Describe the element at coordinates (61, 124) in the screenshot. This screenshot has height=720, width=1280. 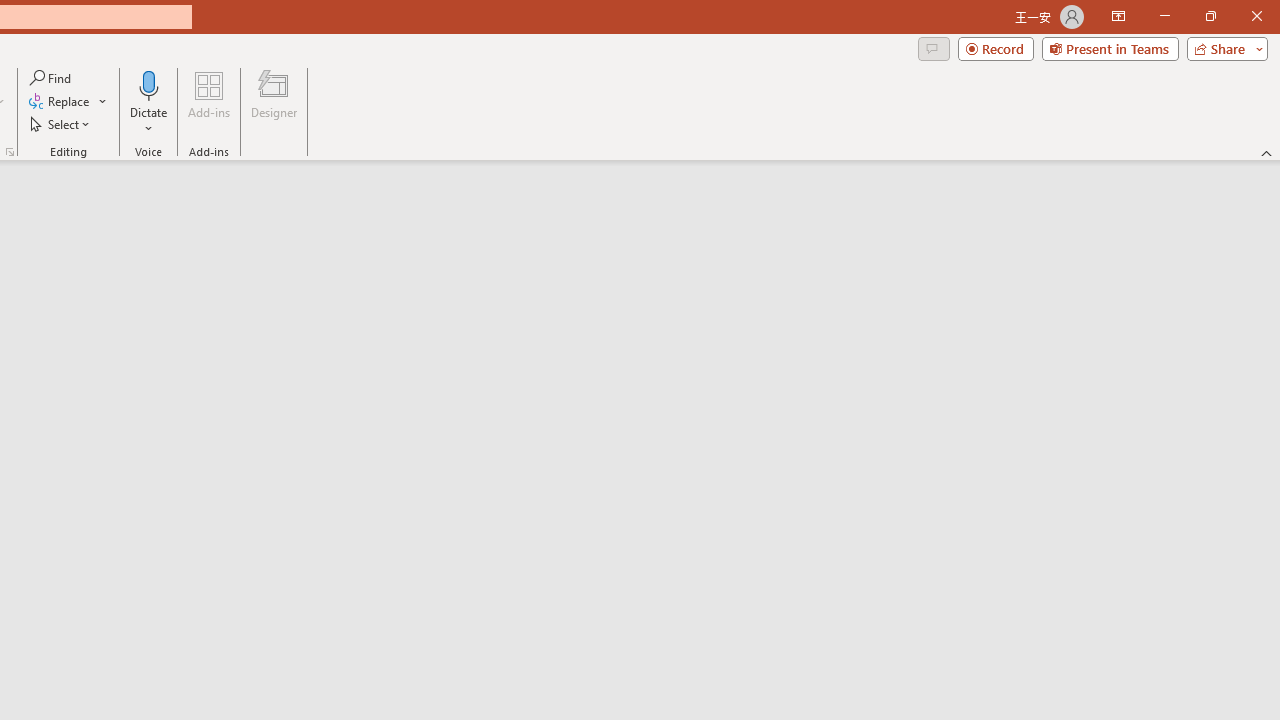
I see `'Select'` at that location.